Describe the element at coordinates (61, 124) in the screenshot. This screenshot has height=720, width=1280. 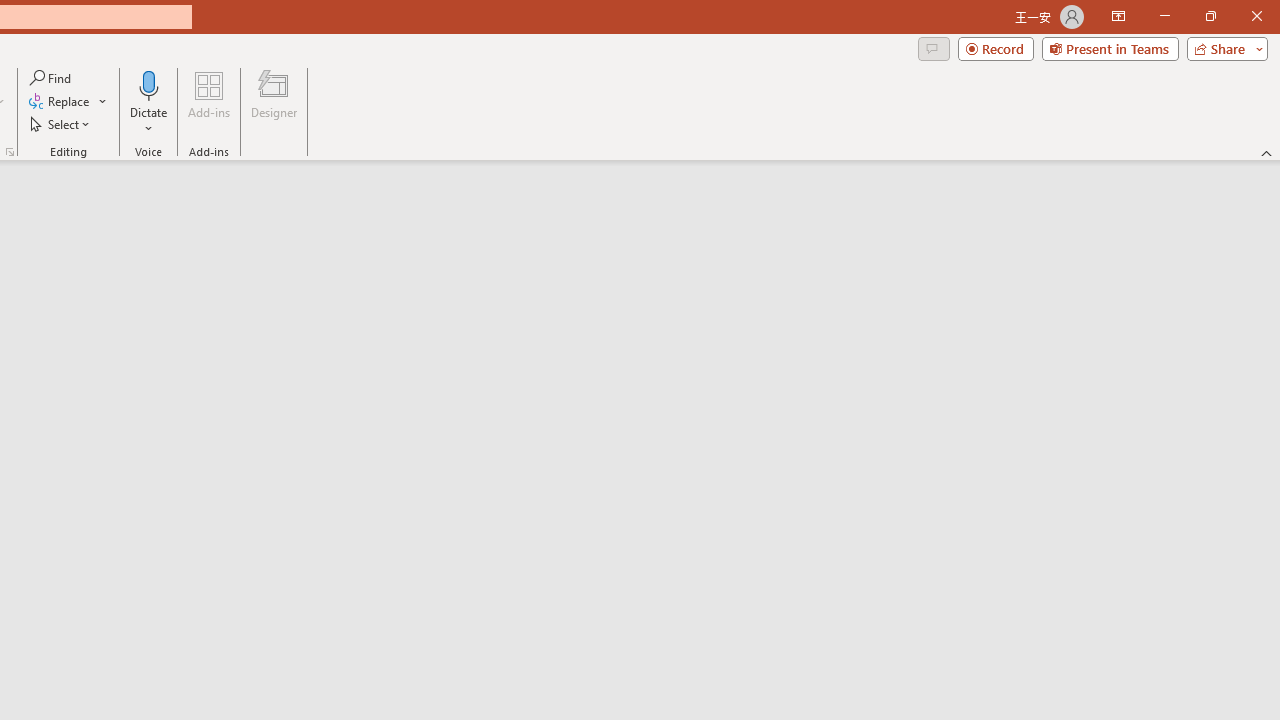
I see `'Select'` at that location.